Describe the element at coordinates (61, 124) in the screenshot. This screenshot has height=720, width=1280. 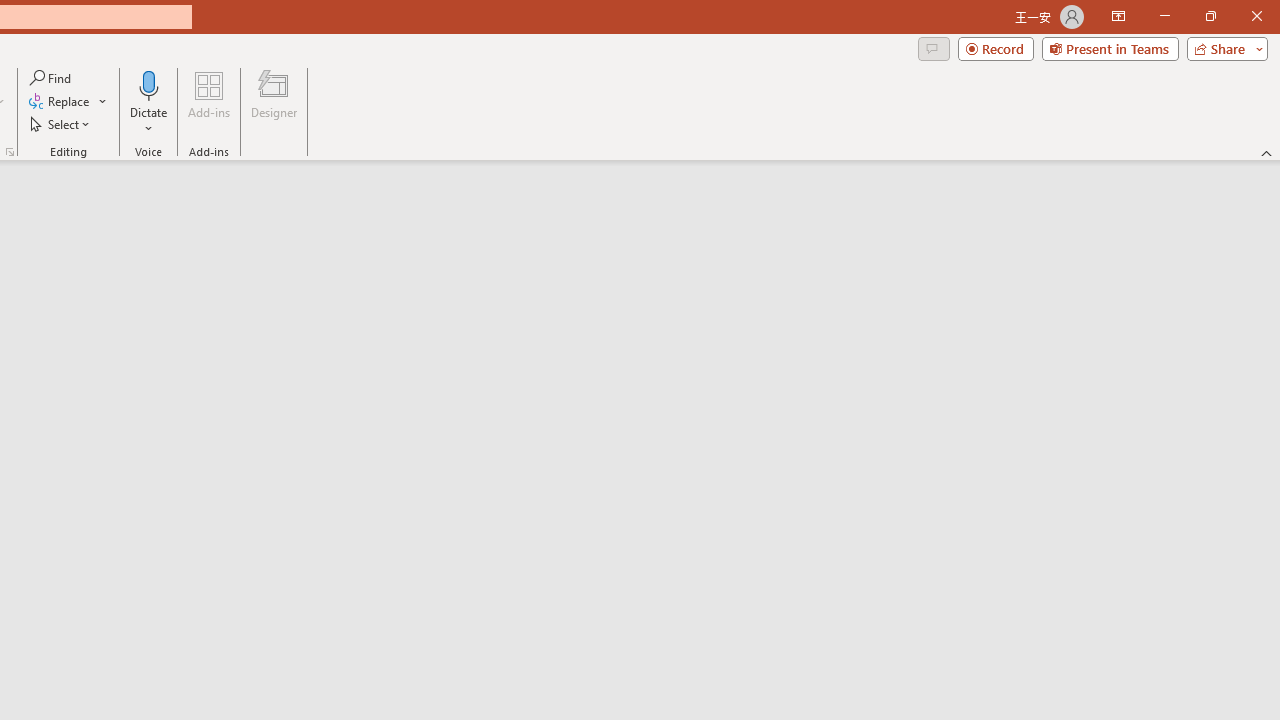
I see `'Select'` at that location.